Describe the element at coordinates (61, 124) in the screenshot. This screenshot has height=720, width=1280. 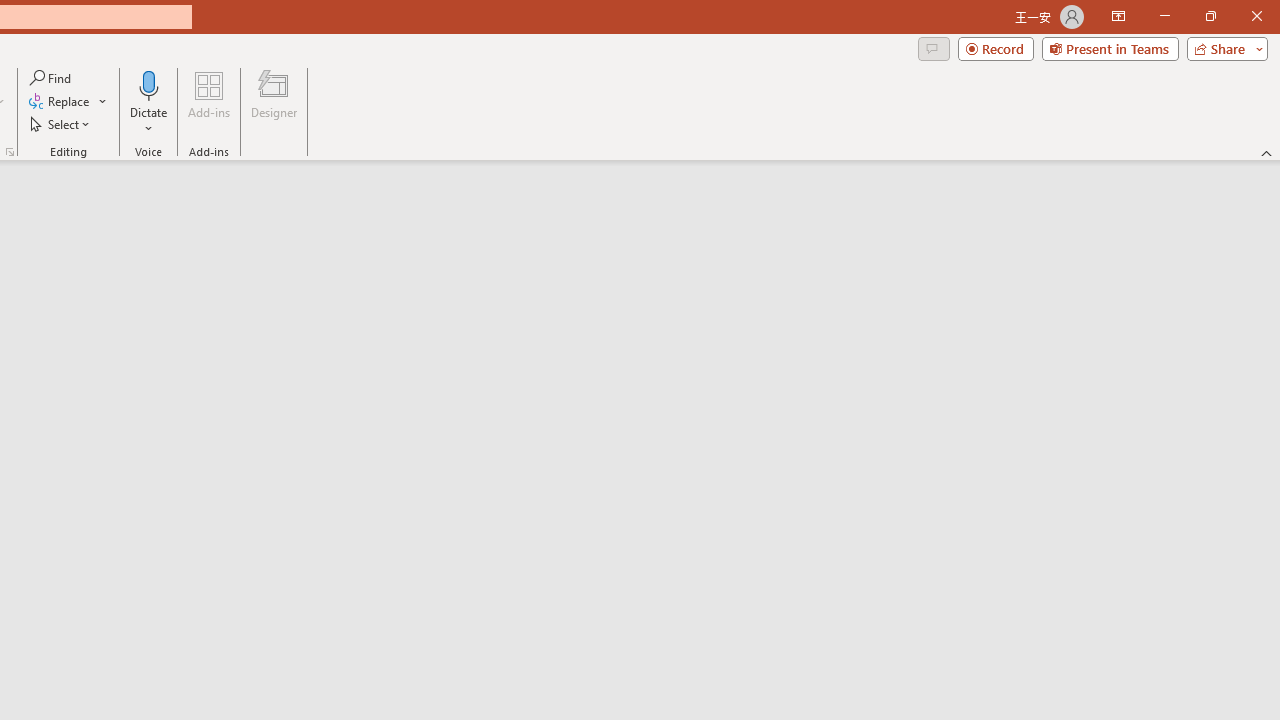
I see `'Select'` at that location.